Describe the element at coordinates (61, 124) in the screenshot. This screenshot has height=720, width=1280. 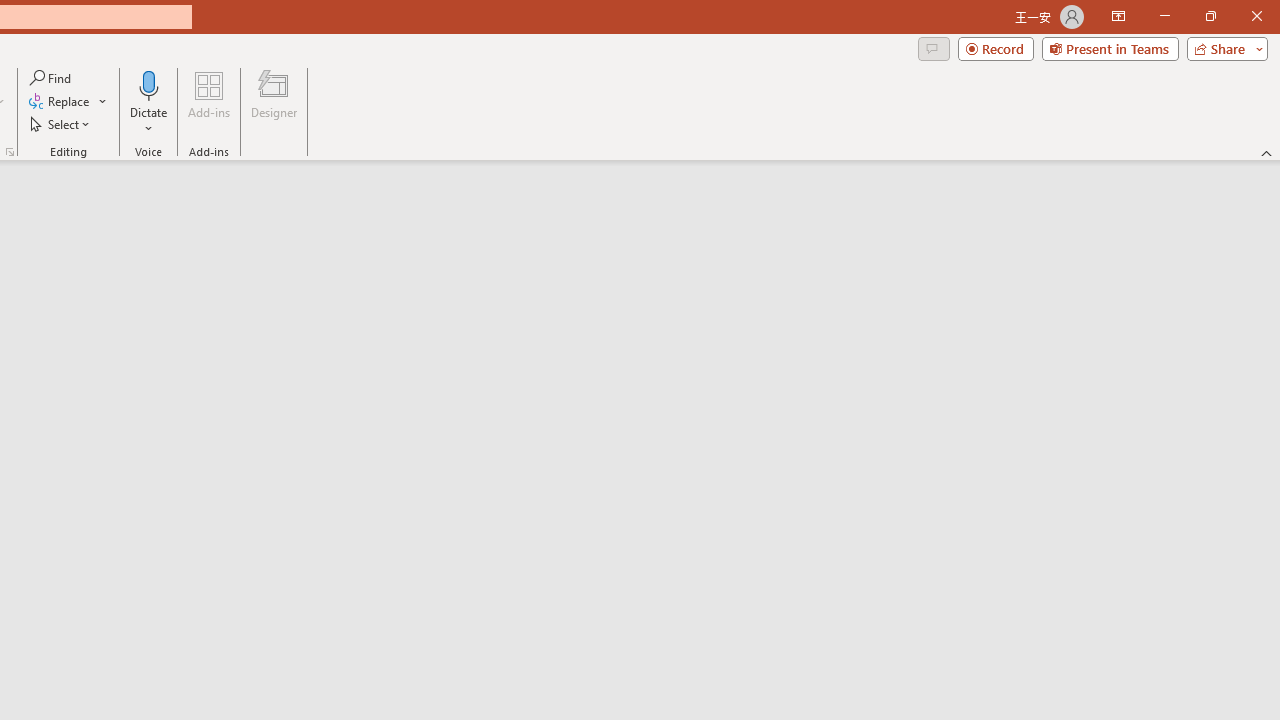
I see `'Select'` at that location.